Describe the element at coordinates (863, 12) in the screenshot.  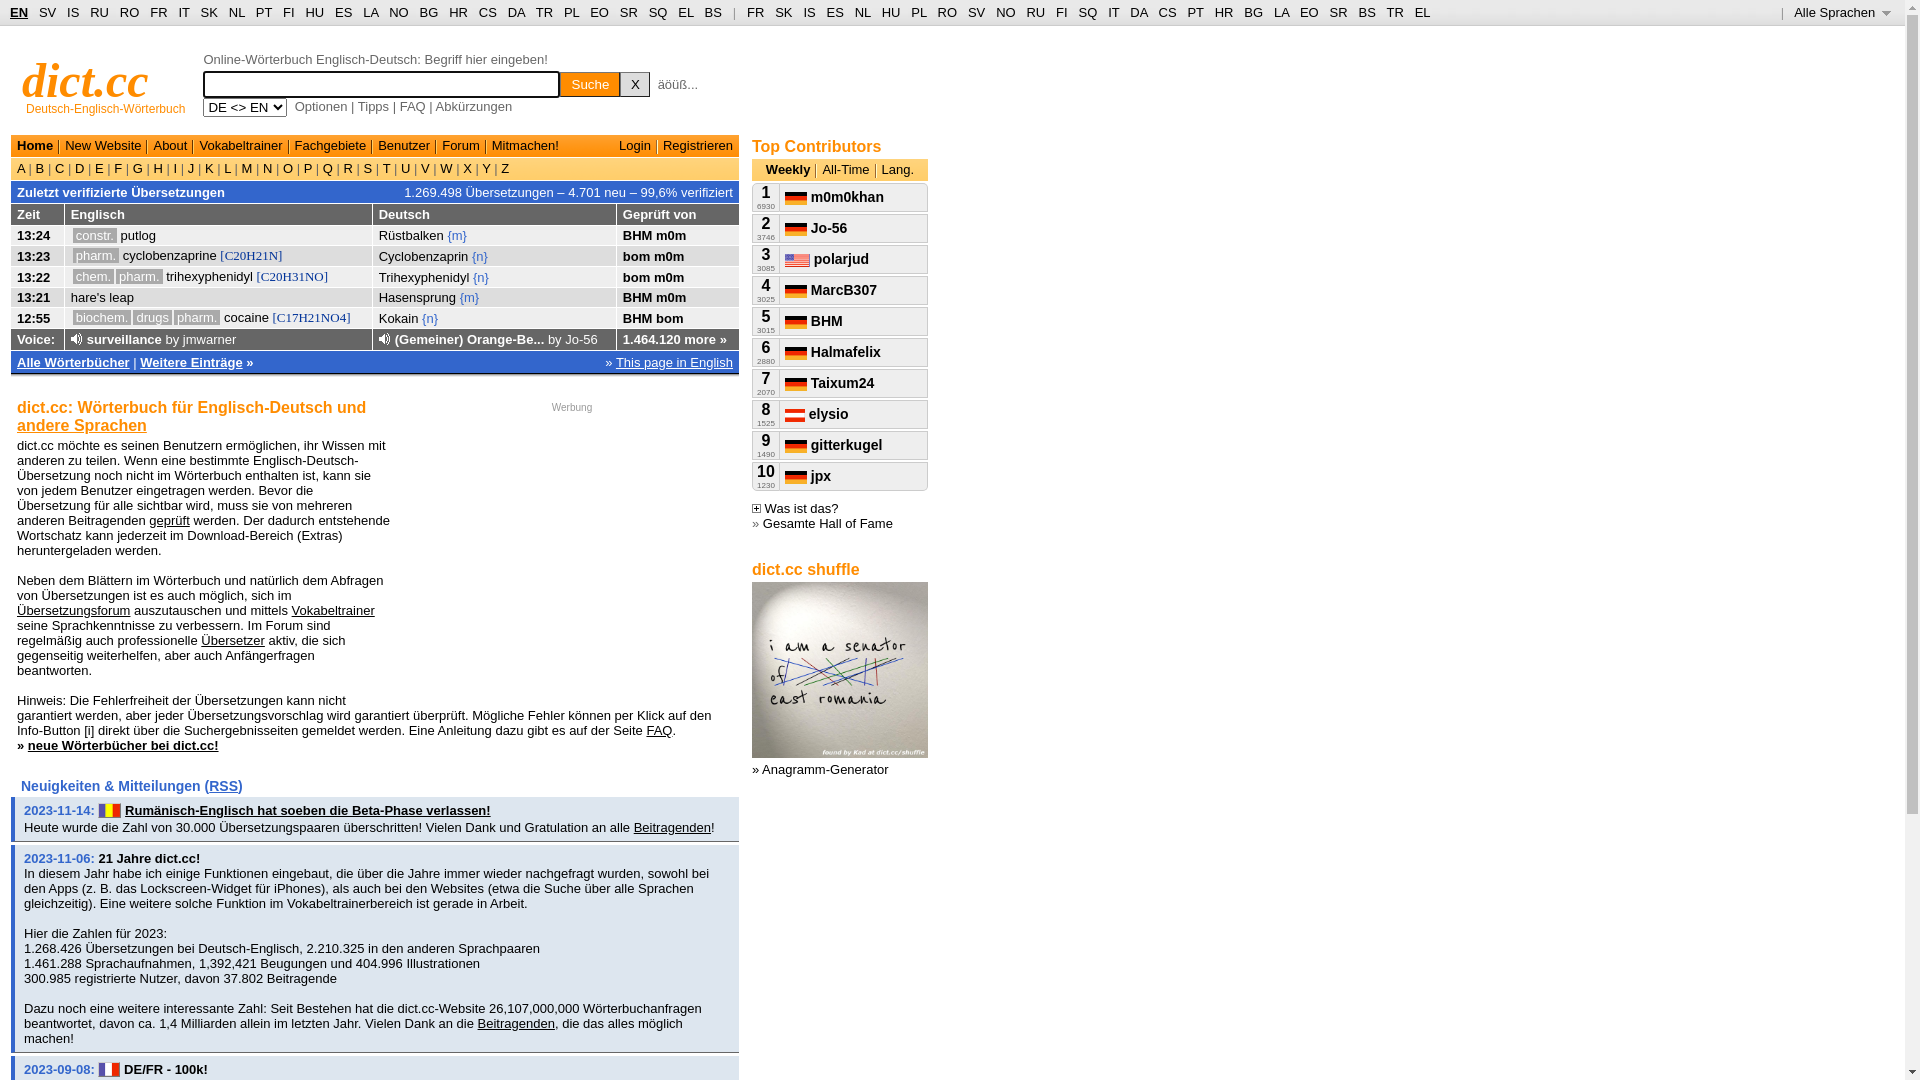
I see `'NL'` at that location.